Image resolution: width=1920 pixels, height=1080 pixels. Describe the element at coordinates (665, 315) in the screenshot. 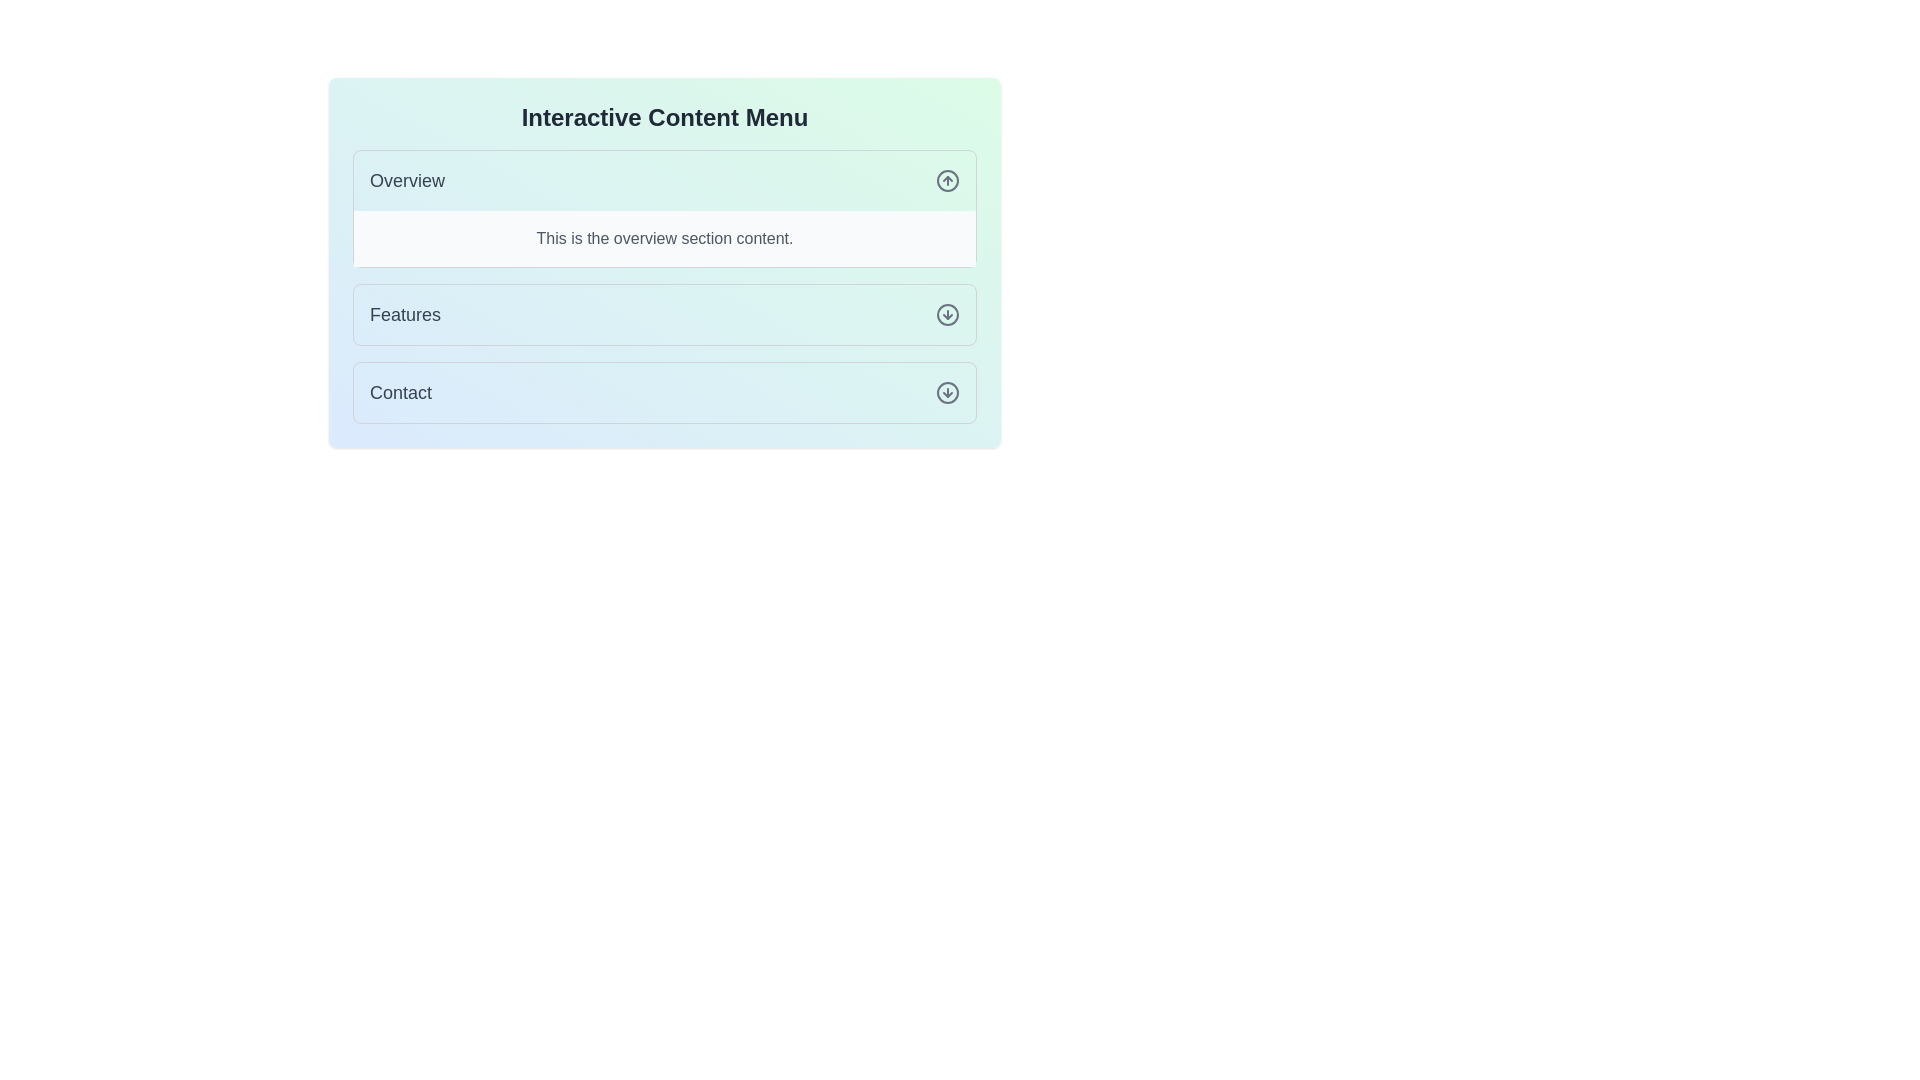

I see `the second menu item in the interactive menu, which is located below the 'Overview' option and above the 'Contact' option` at that location.